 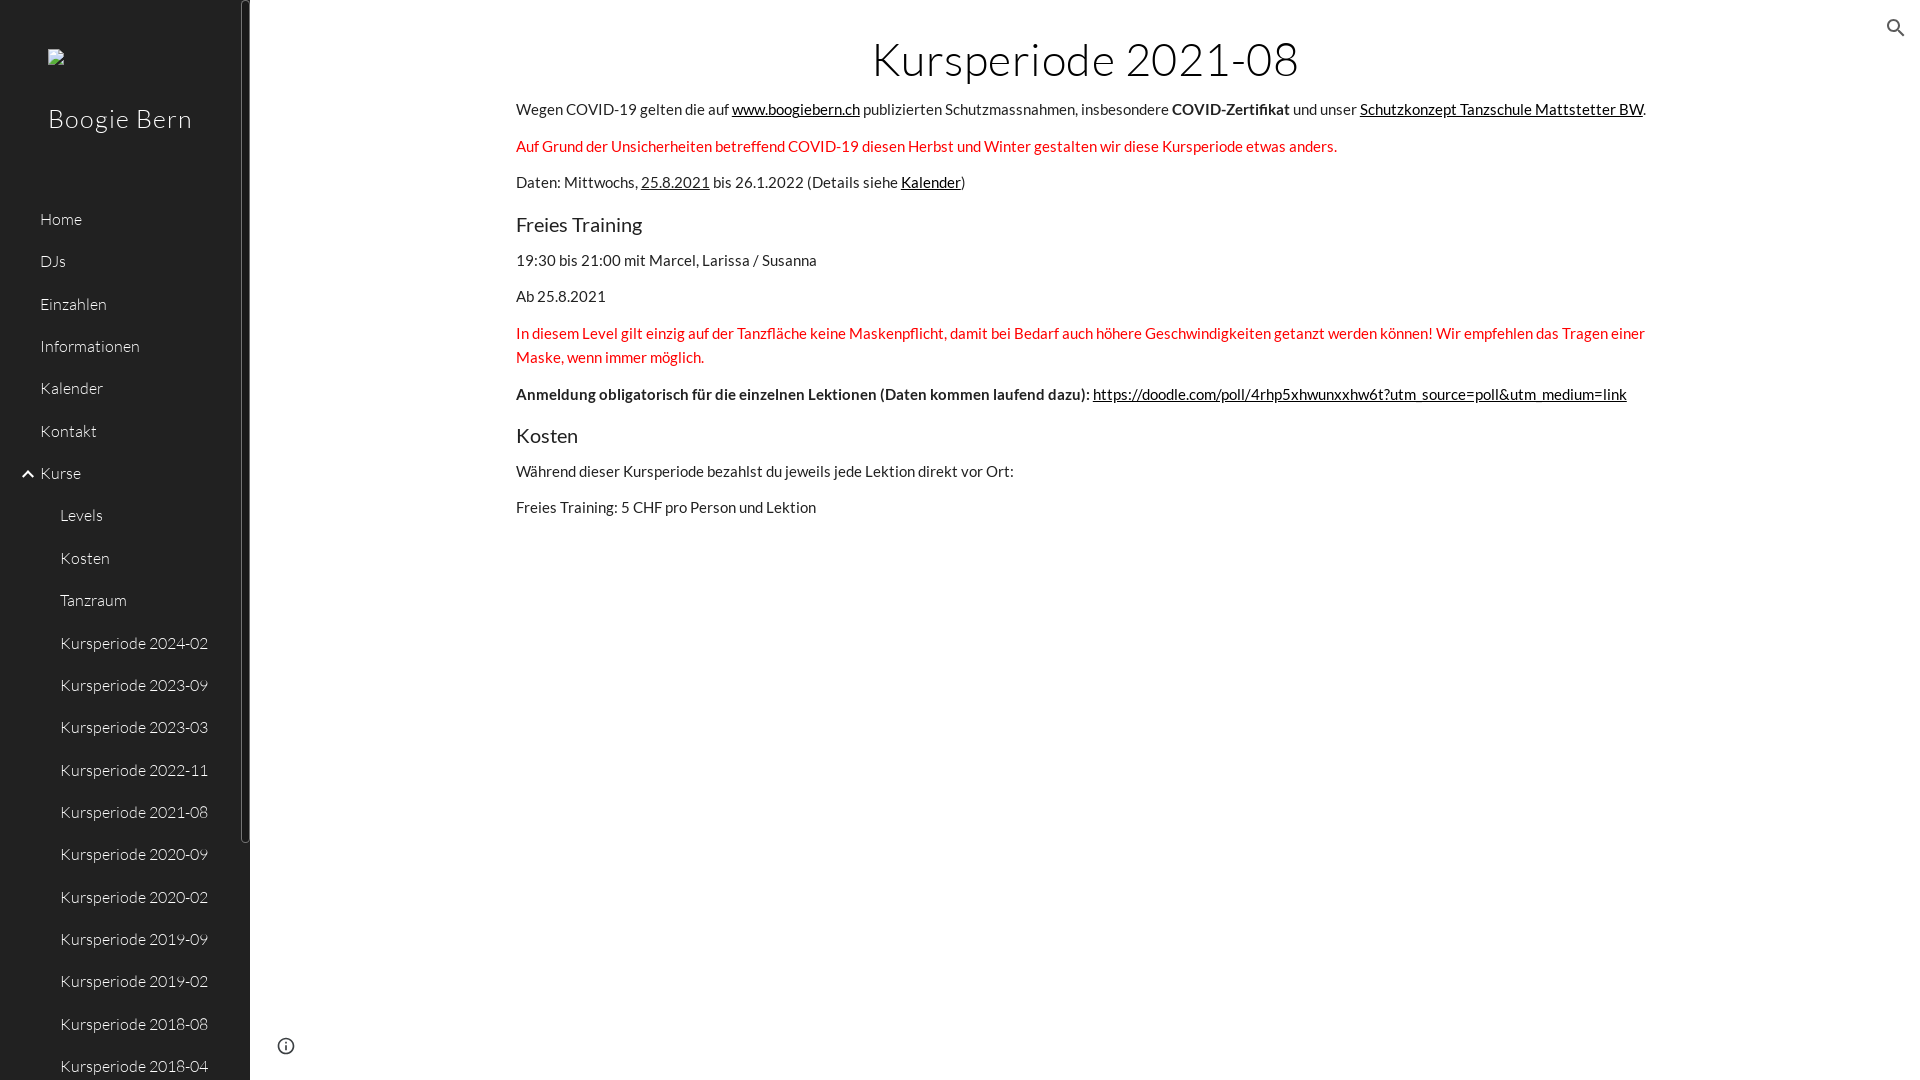 I want to click on 'Schutzkonzept Tanzschule Mattstetter BW', so click(x=1501, y=109).